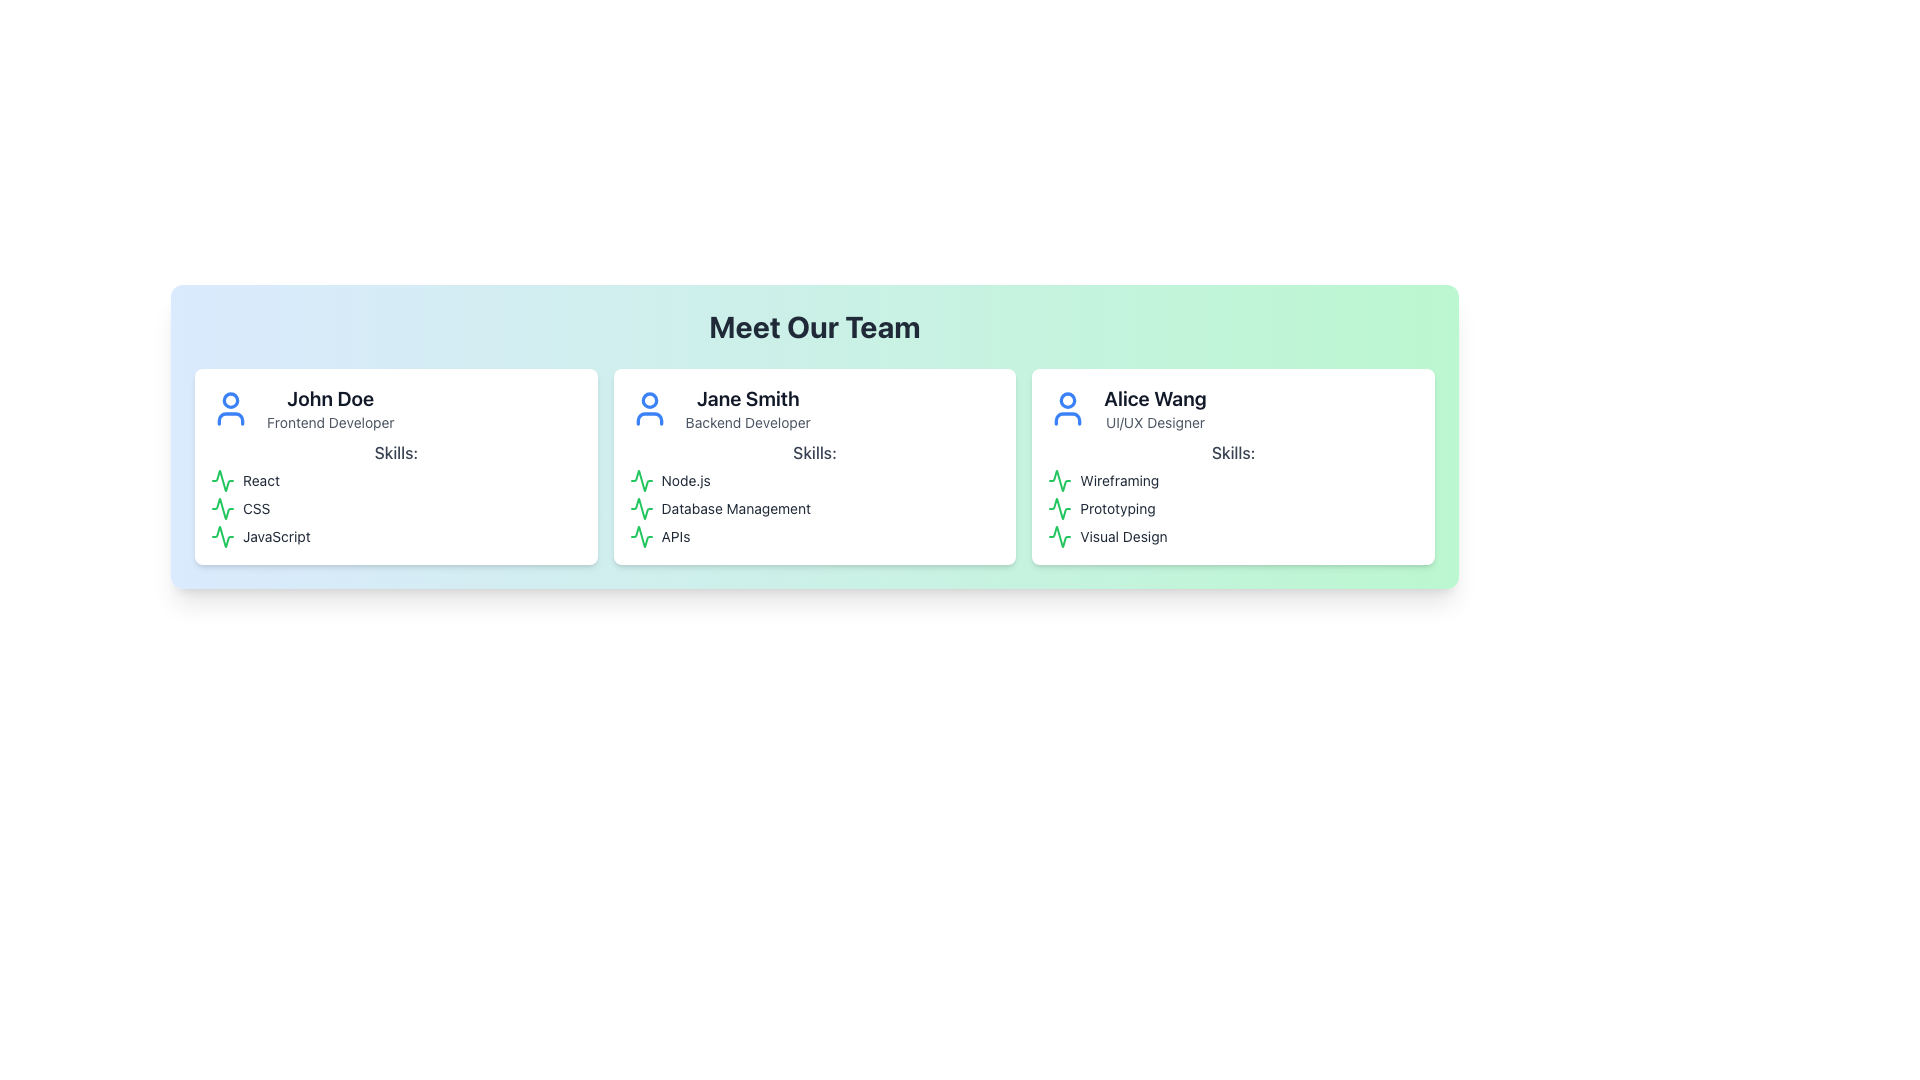 This screenshot has height=1080, width=1920. What do you see at coordinates (641, 481) in the screenshot?
I see `the green zigzag line icon resembling a heartbeat monitor waveform located below the 'Node.js' text in the skill list of the 'Jane Smith' card` at bounding box center [641, 481].